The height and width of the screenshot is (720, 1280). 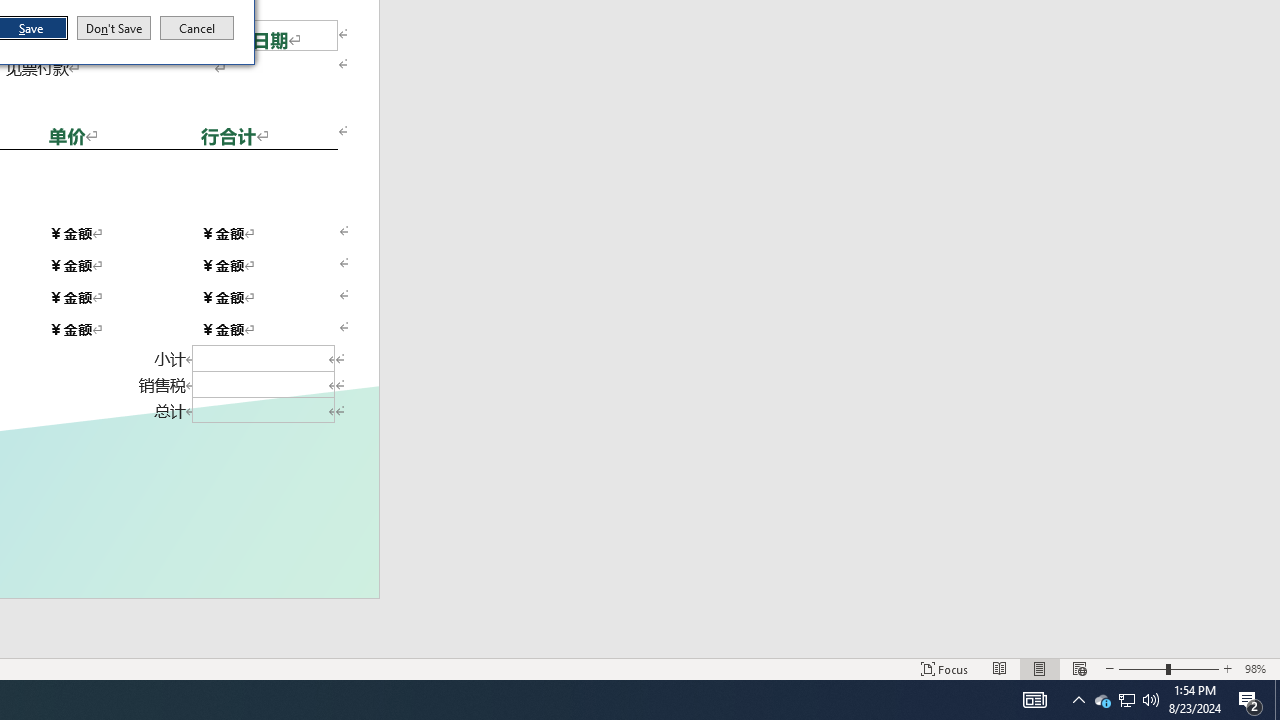 I want to click on 'Zoom 98%', so click(x=1257, y=669).